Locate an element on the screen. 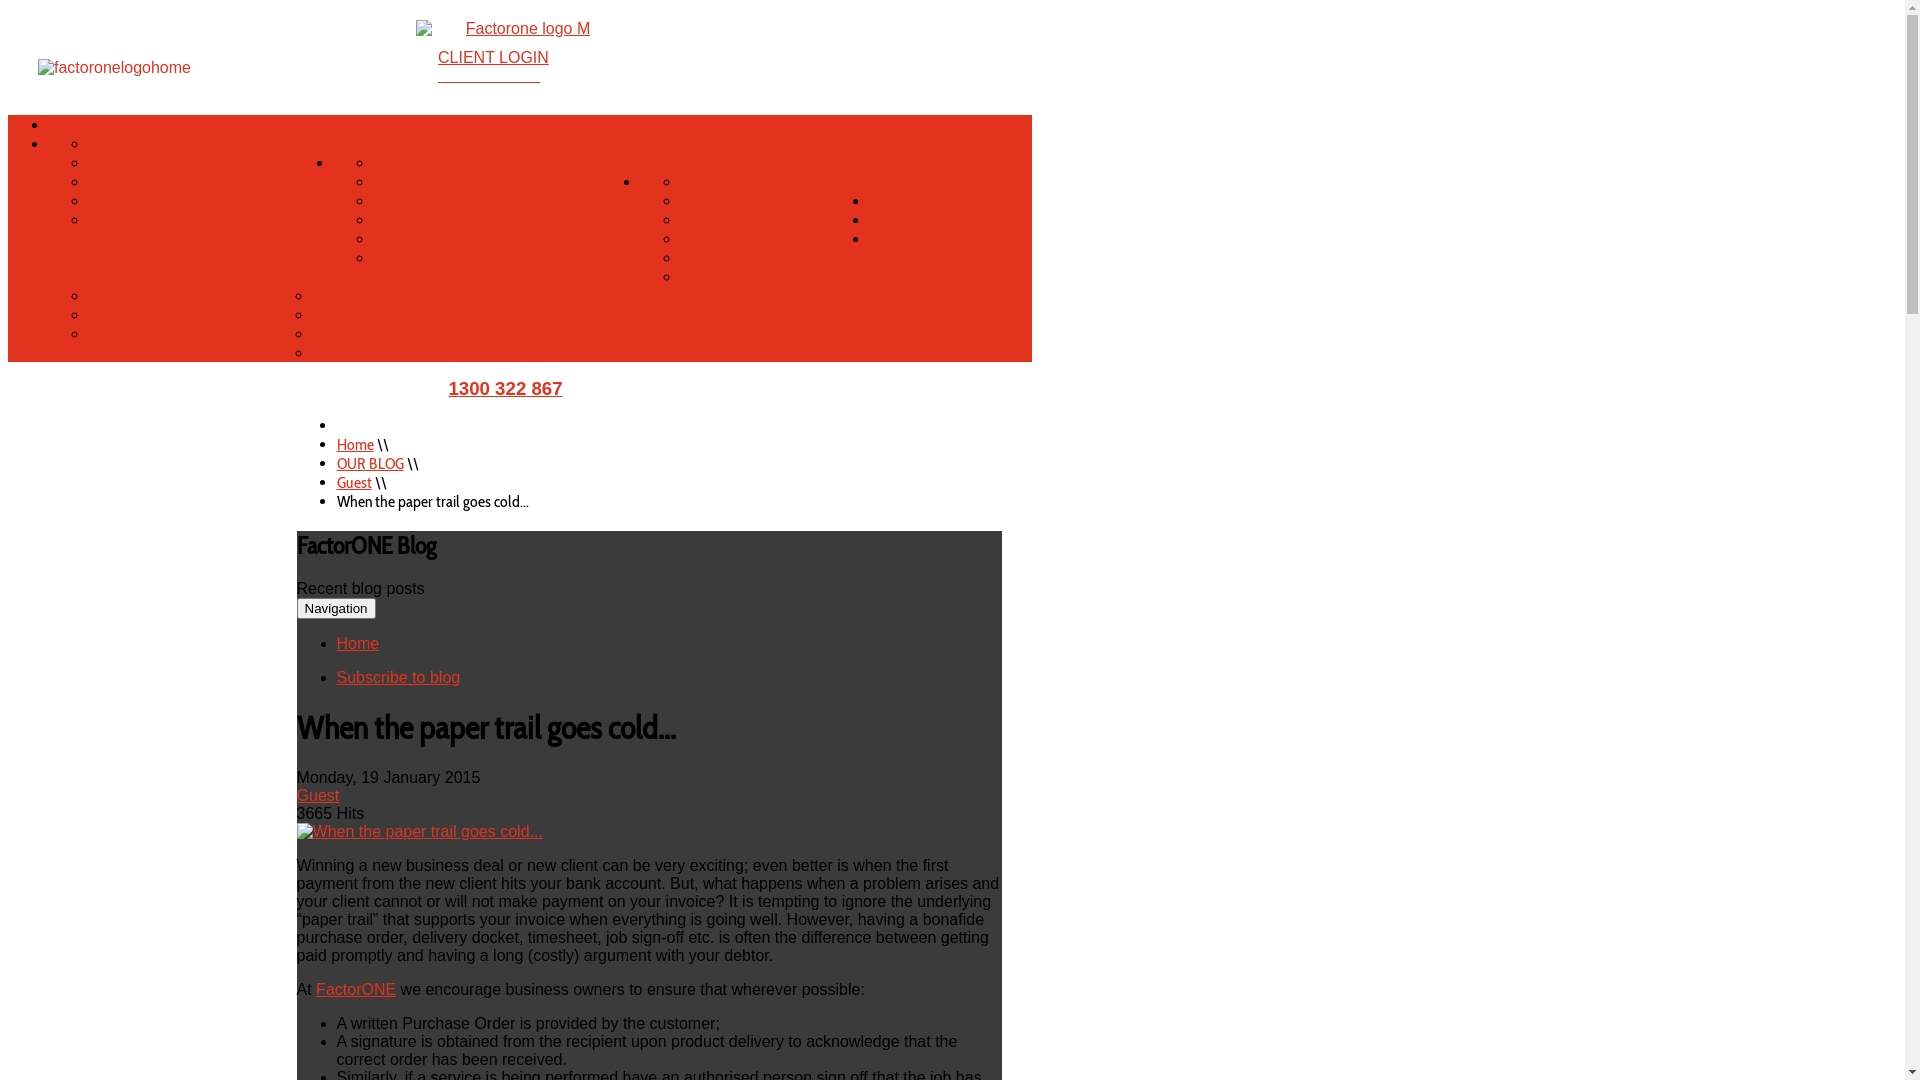 Image resolution: width=1920 pixels, height=1080 pixels. 'When the paper trail goes cold...' is located at coordinates (419, 831).